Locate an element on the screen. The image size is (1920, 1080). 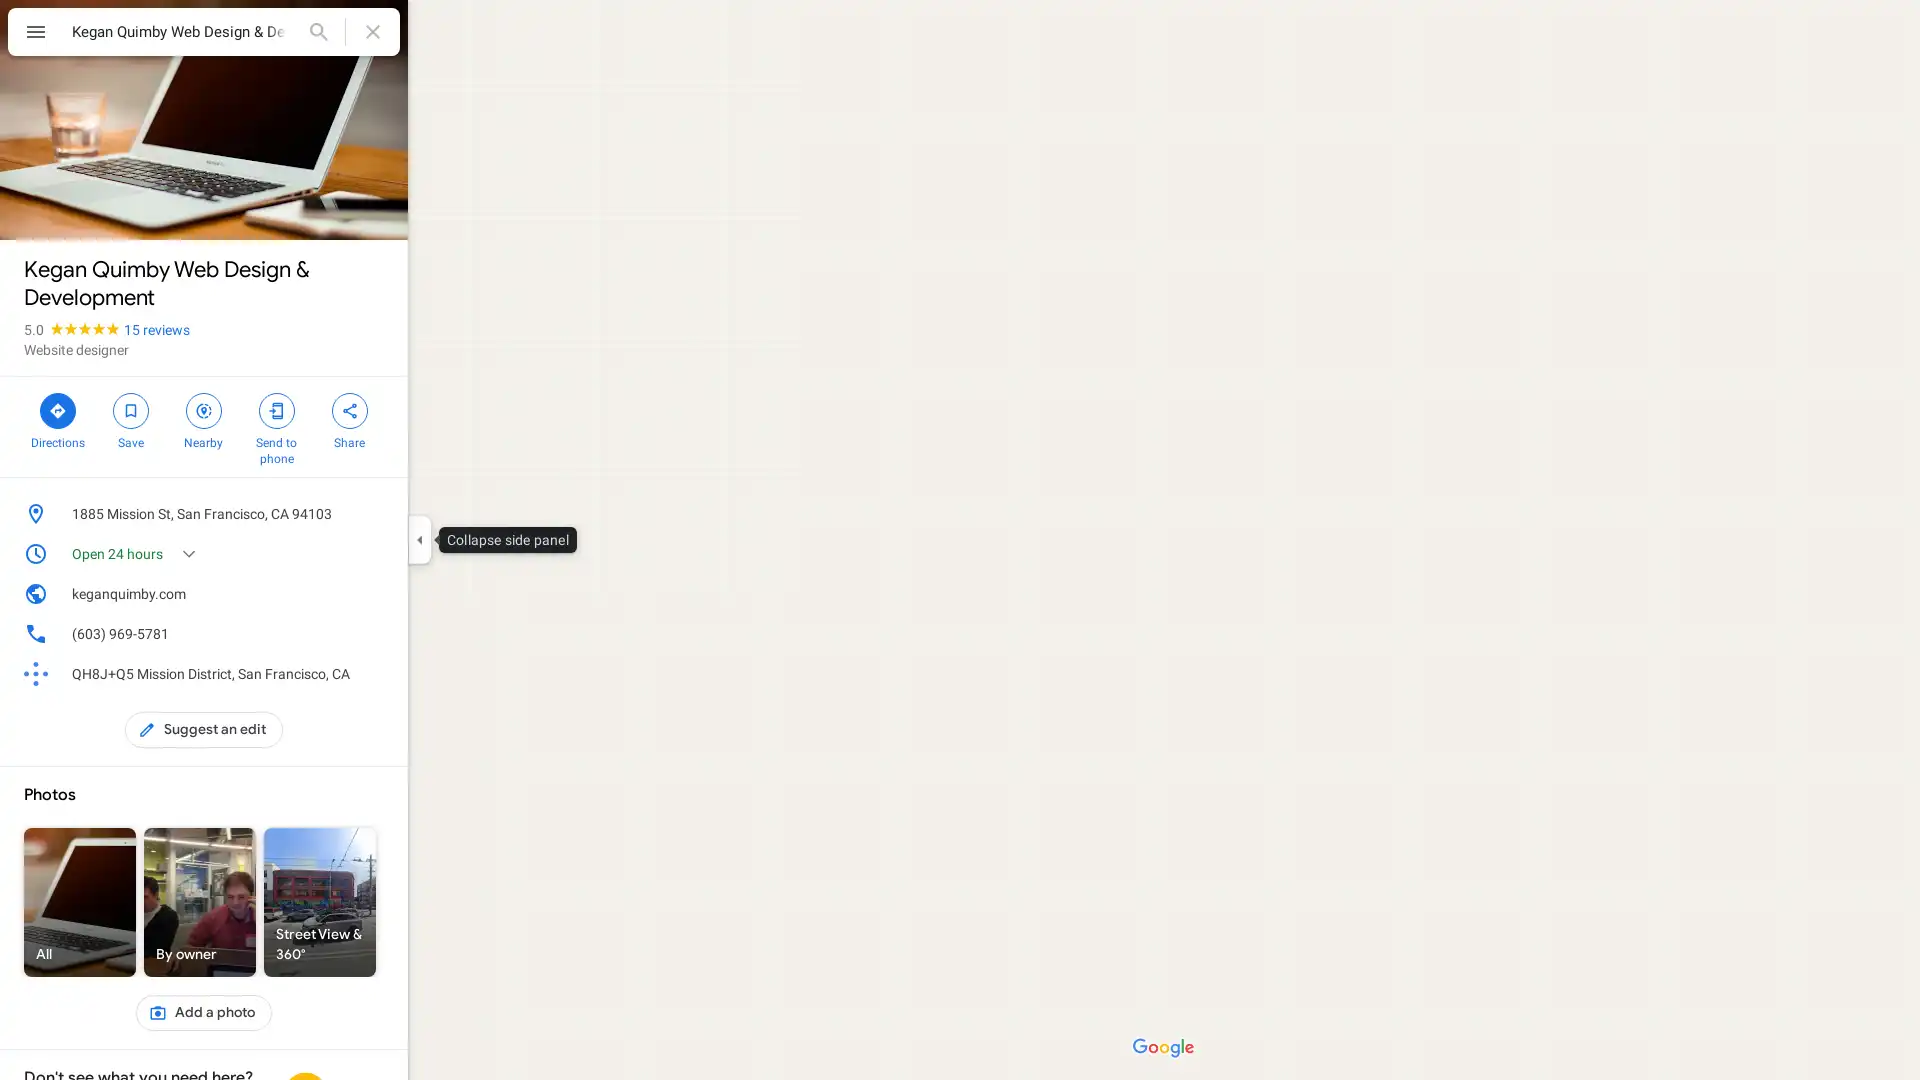
Copy plus code is located at coordinates (344, 674).